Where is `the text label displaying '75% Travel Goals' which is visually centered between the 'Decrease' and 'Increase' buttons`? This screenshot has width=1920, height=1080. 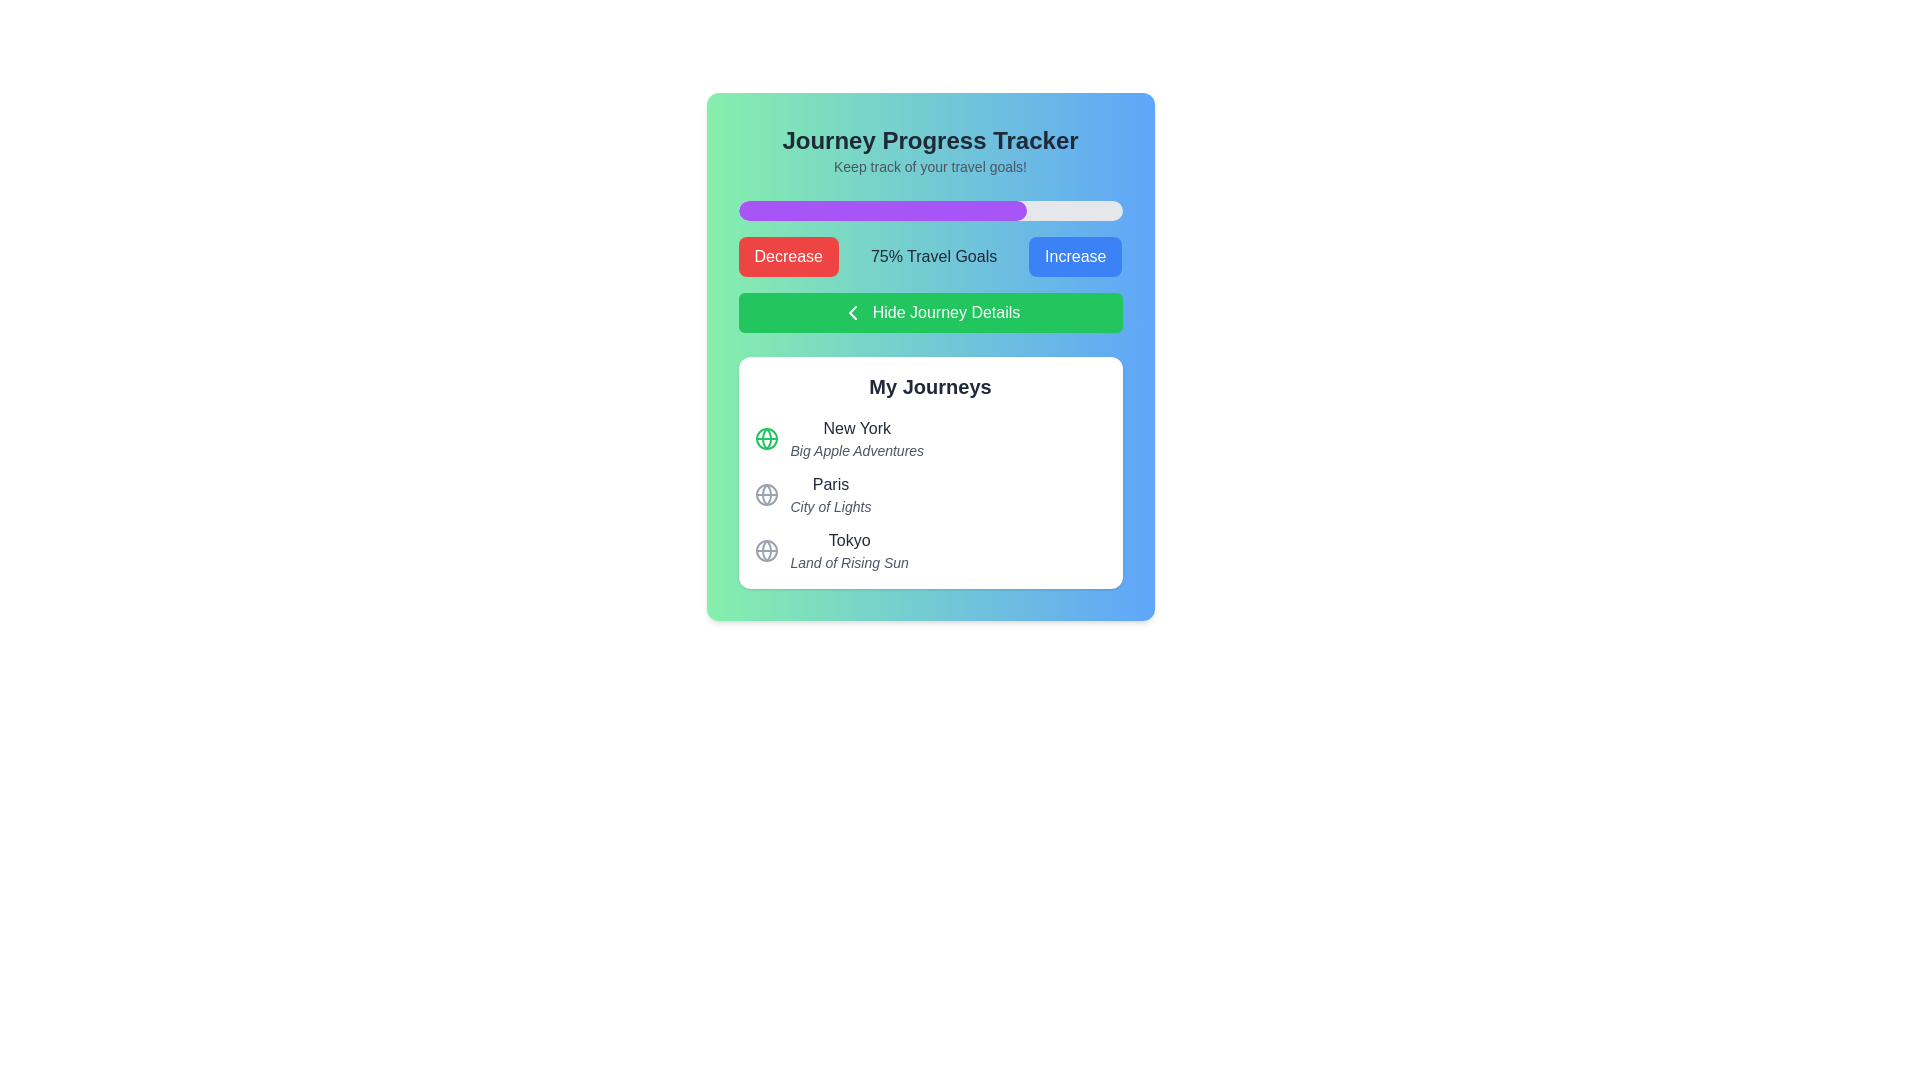 the text label displaying '75% Travel Goals' which is visually centered between the 'Decrease' and 'Increase' buttons is located at coordinates (933, 256).